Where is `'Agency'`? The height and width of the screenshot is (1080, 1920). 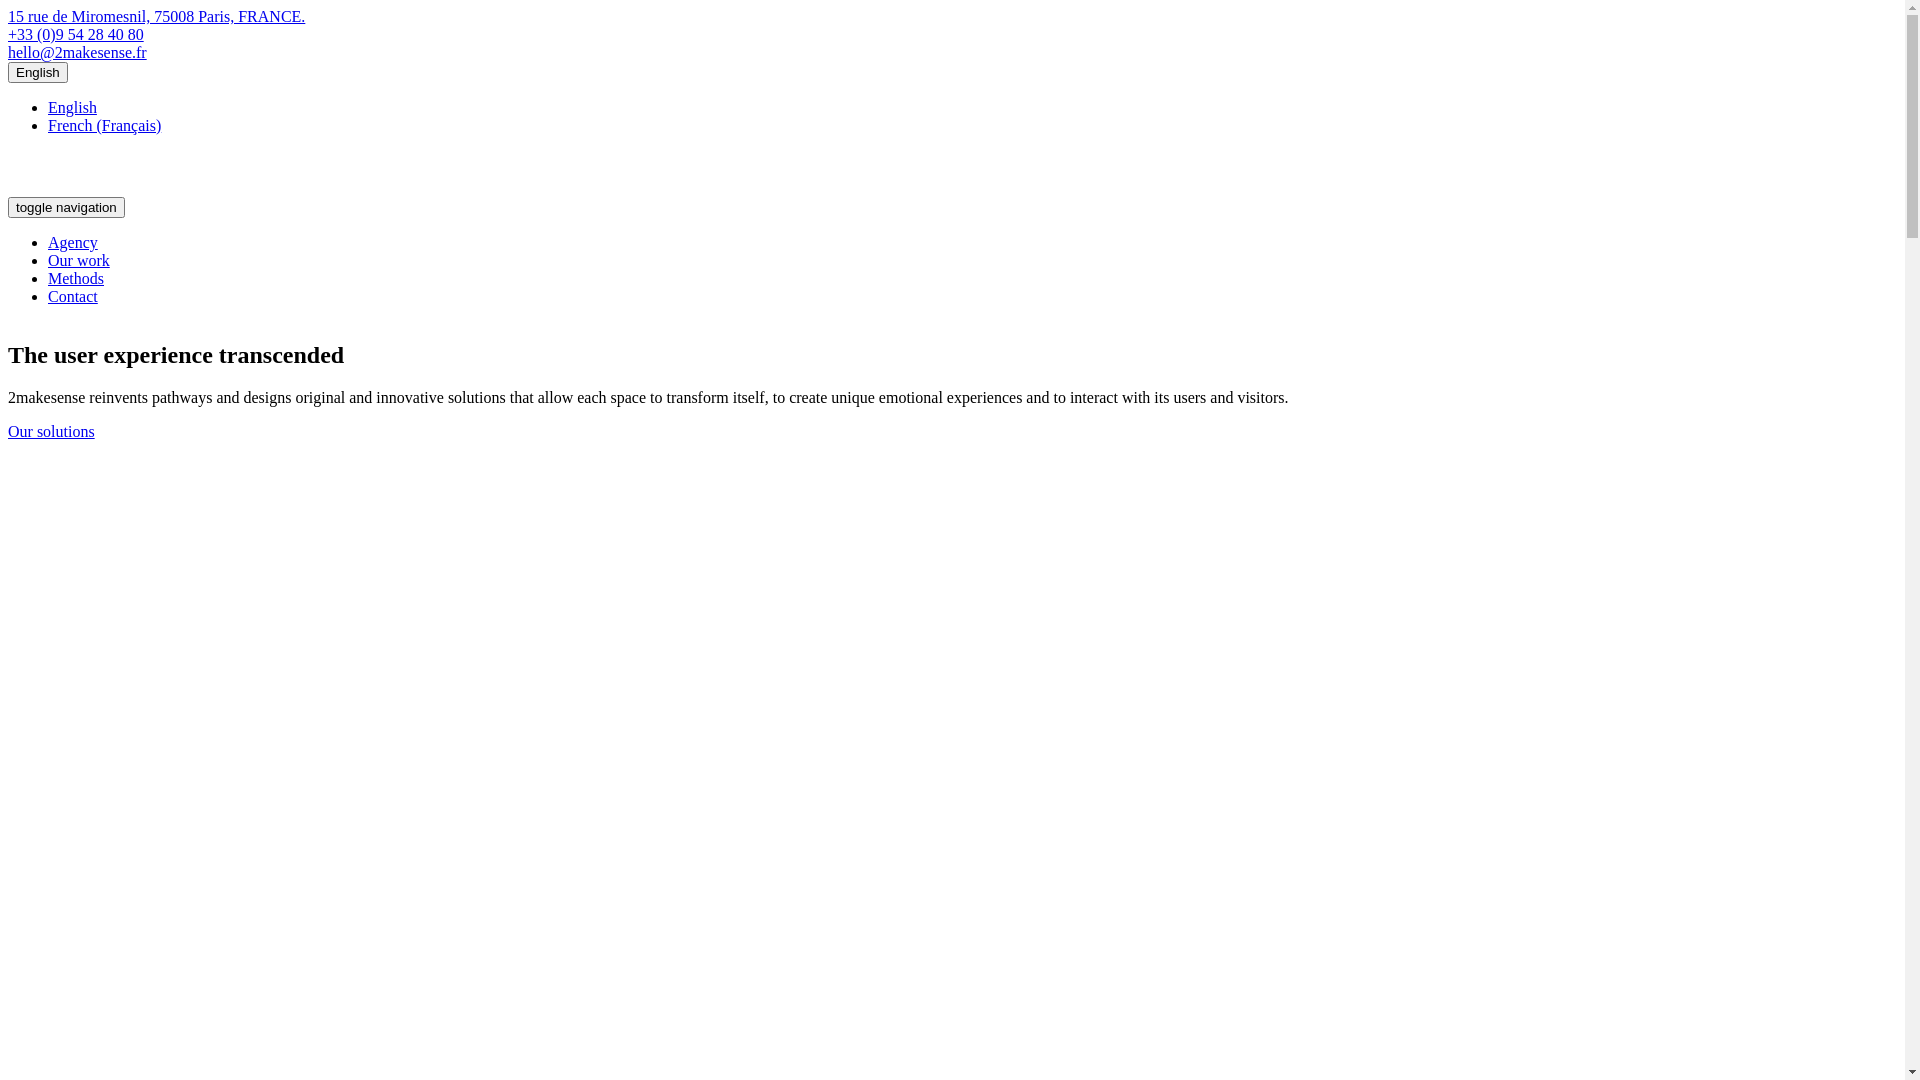
'Agency' is located at coordinates (72, 241).